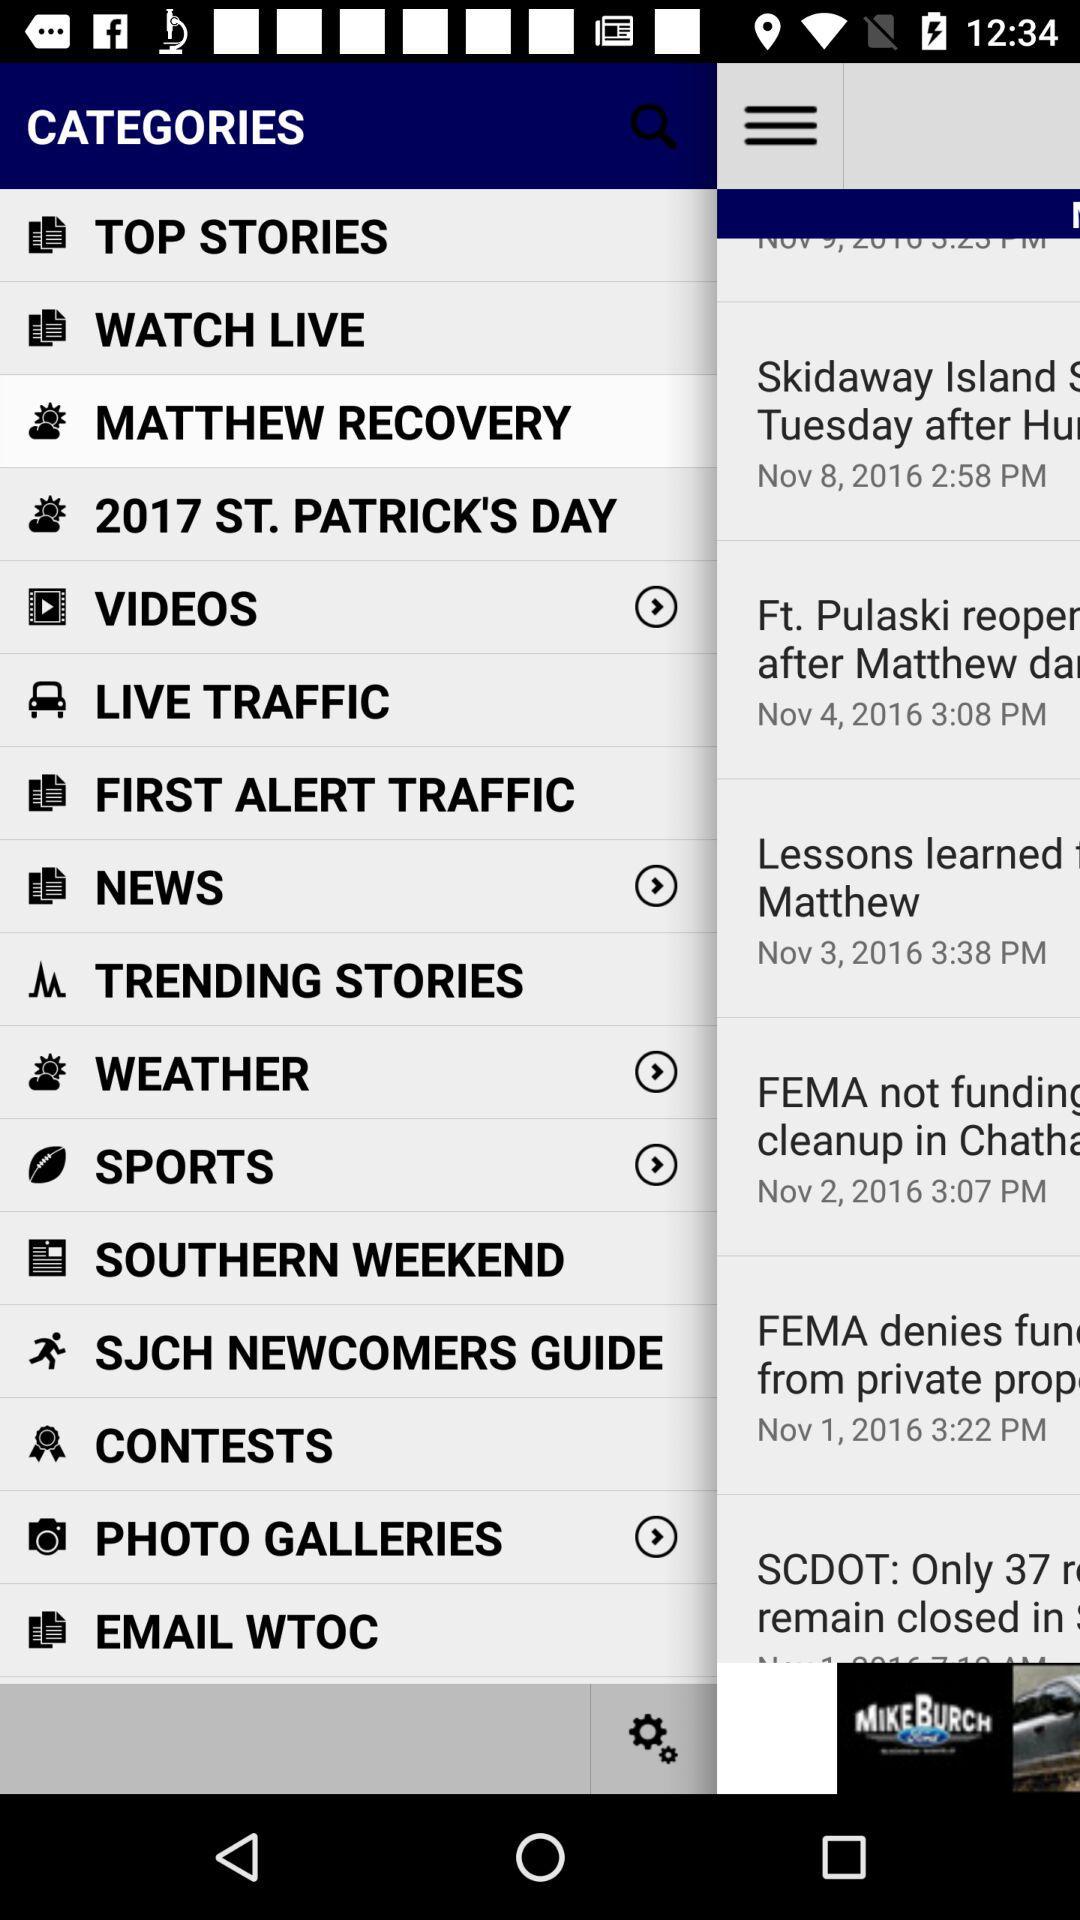  Describe the element at coordinates (654, 124) in the screenshot. I see `the search icon` at that location.